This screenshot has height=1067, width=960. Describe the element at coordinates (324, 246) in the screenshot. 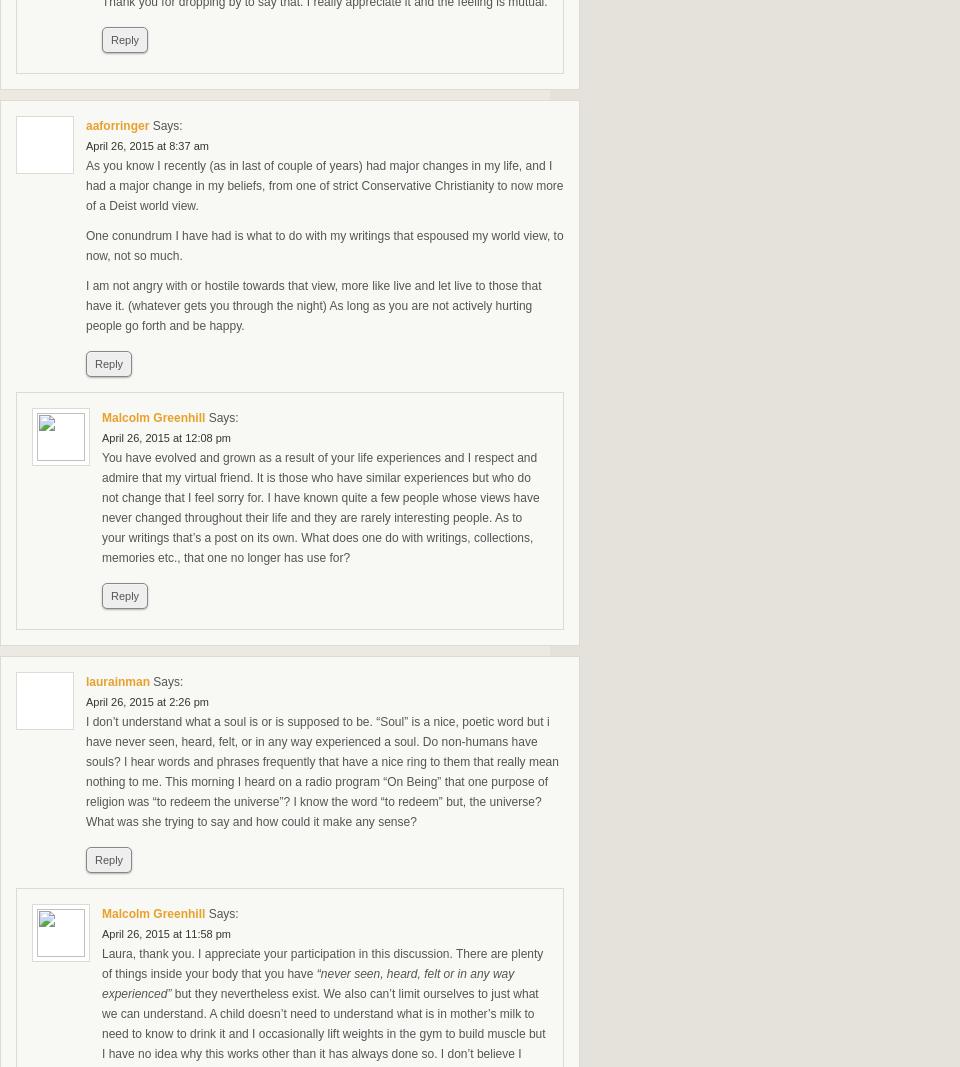

I see `'One conundrum I have had is what to do with my writings that espoused my world view, to now, not so much.'` at that location.